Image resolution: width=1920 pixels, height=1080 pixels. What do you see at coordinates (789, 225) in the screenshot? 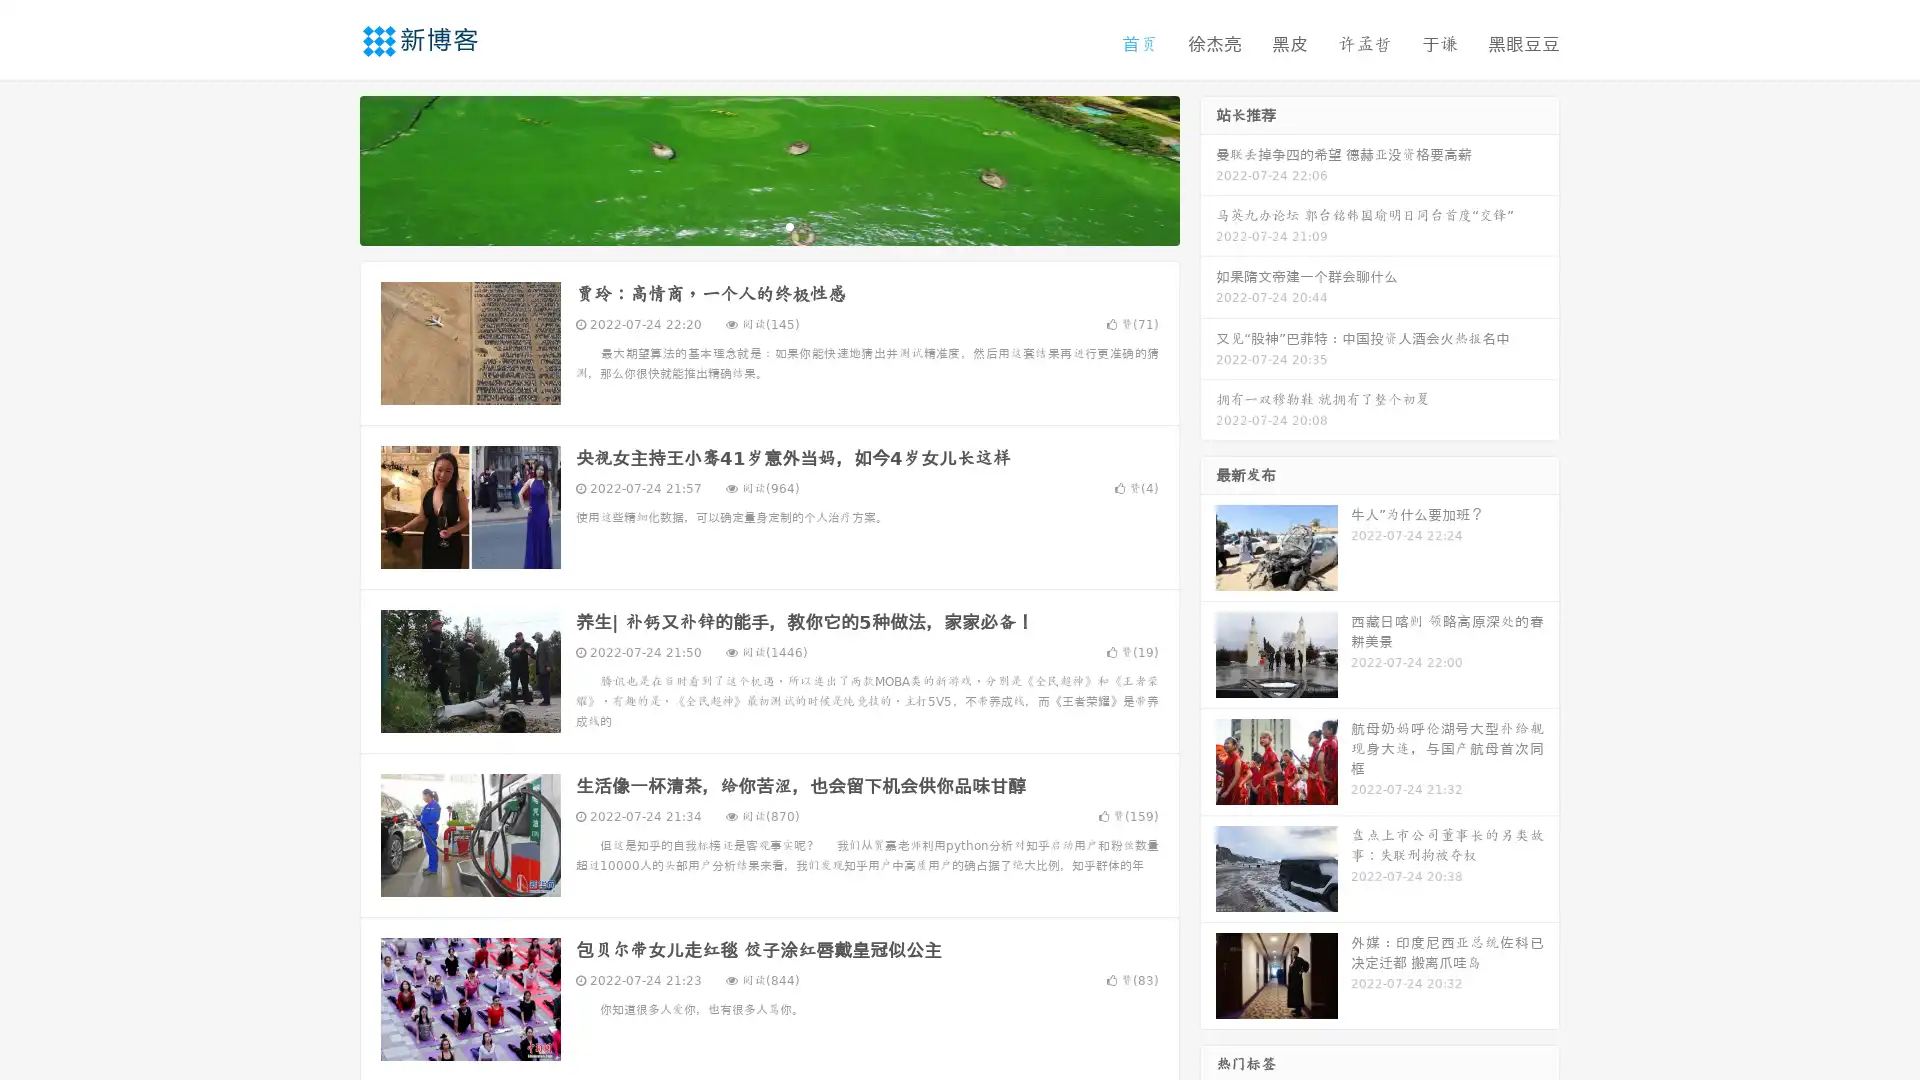
I see `Go to slide 3` at bounding box center [789, 225].